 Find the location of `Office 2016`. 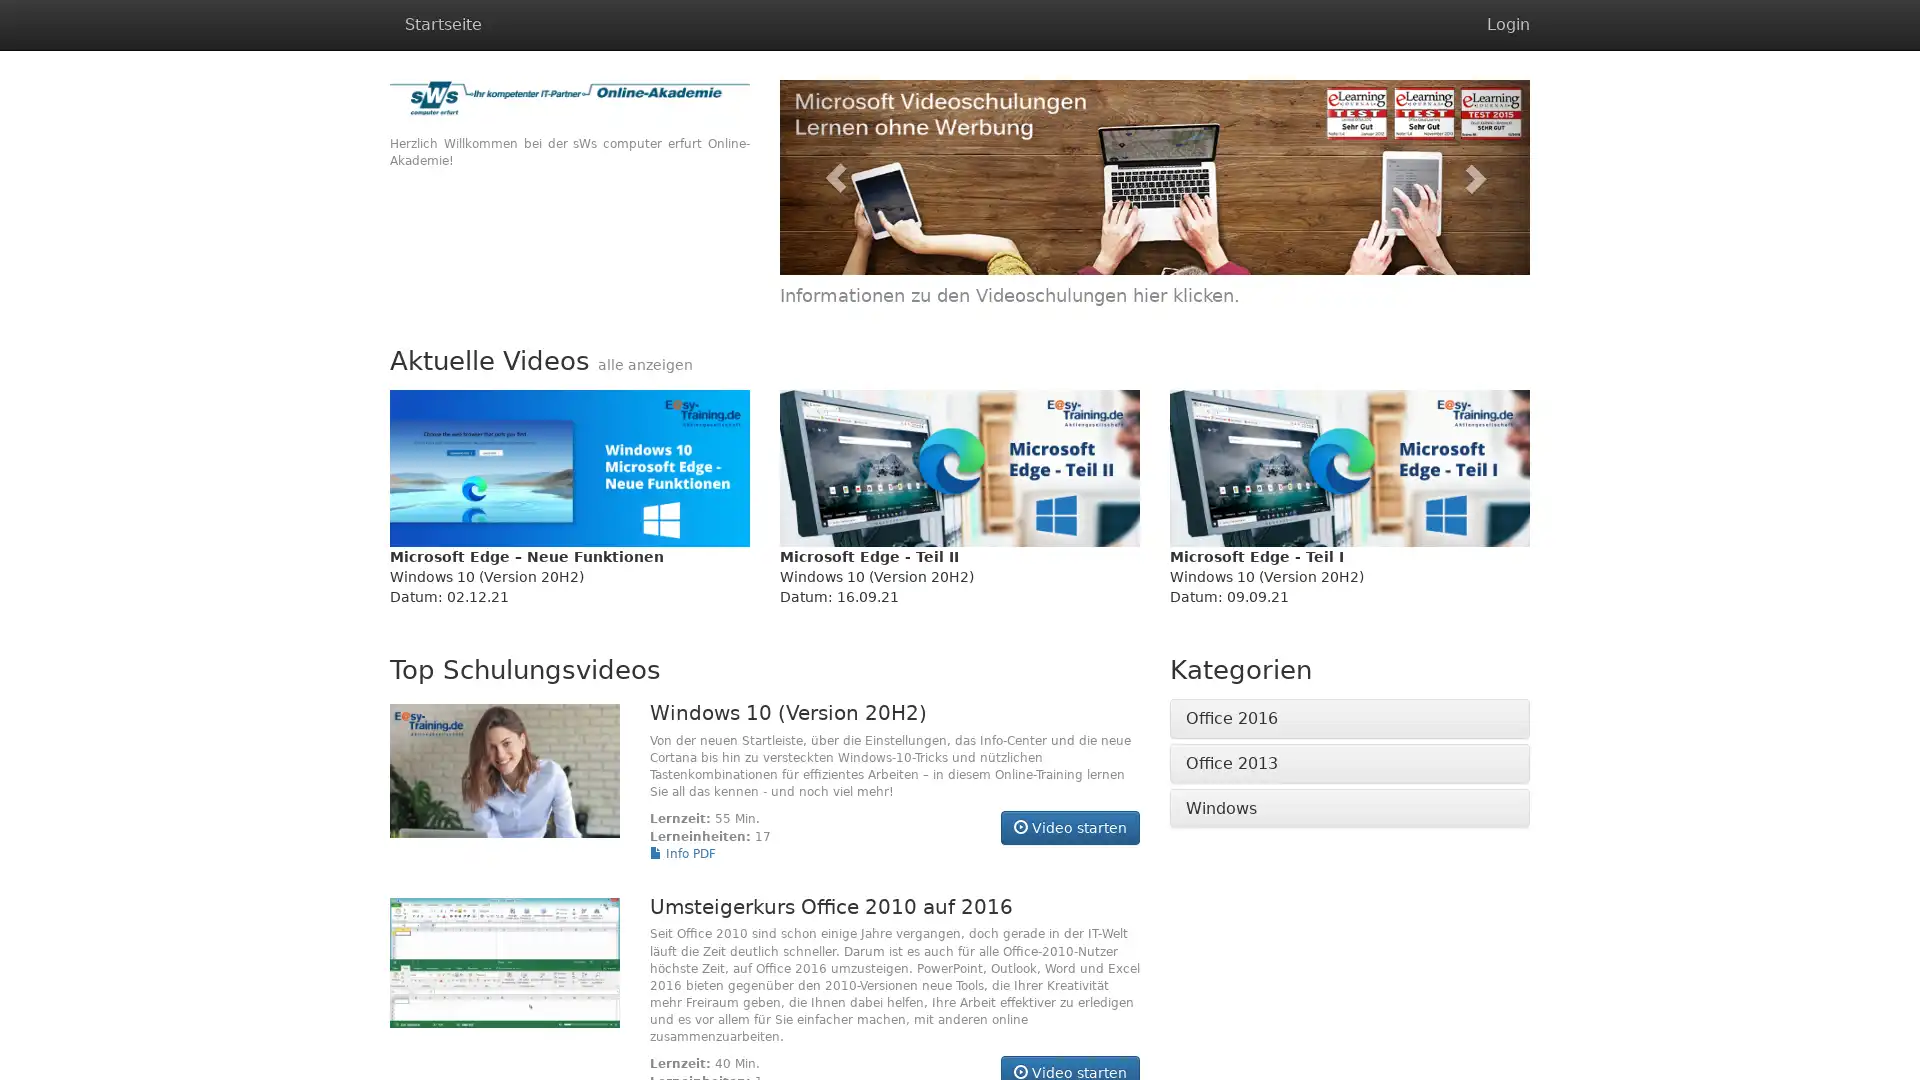

Office 2016 is located at coordinates (1231, 717).